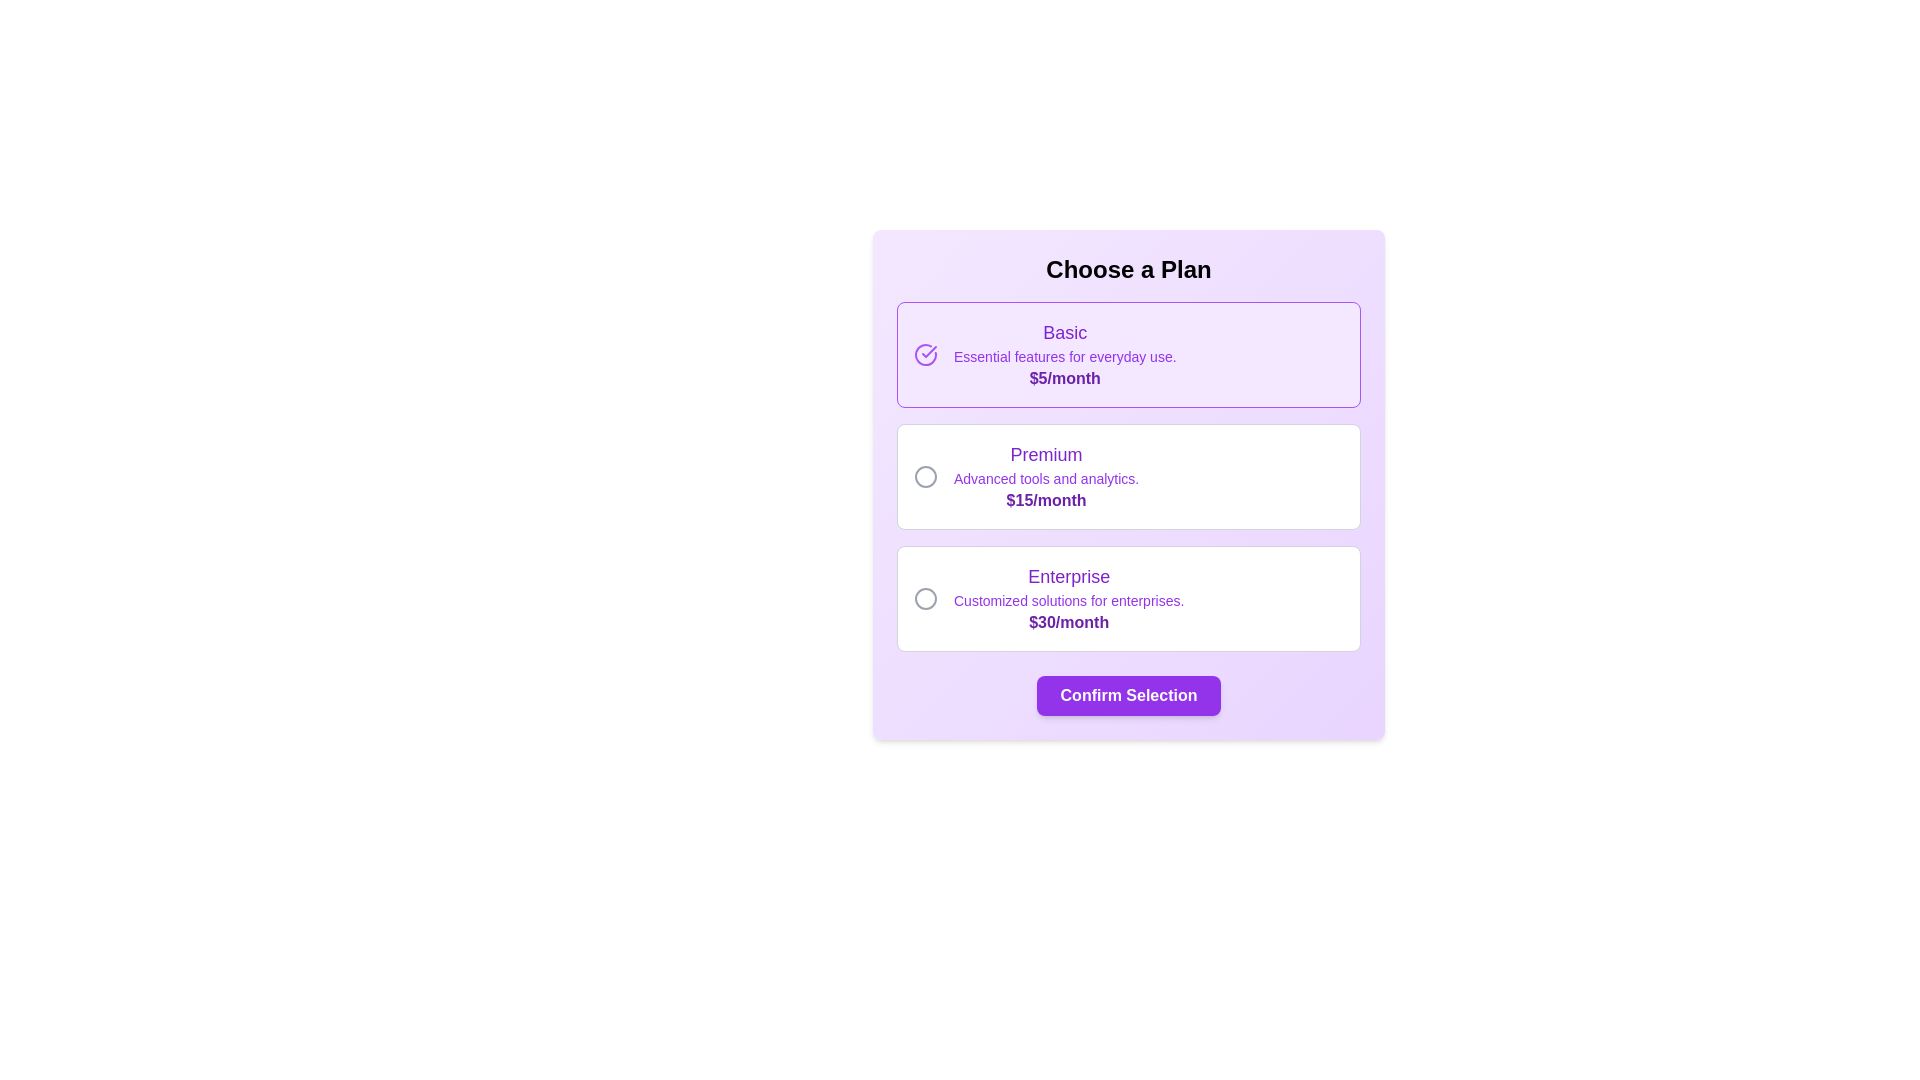  What do you see at coordinates (1128, 353) in the screenshot?
I see `the first pricing option labeled 'Basic' with a soft purple background and a checkmark icon` at bounding box center [1128, 353].